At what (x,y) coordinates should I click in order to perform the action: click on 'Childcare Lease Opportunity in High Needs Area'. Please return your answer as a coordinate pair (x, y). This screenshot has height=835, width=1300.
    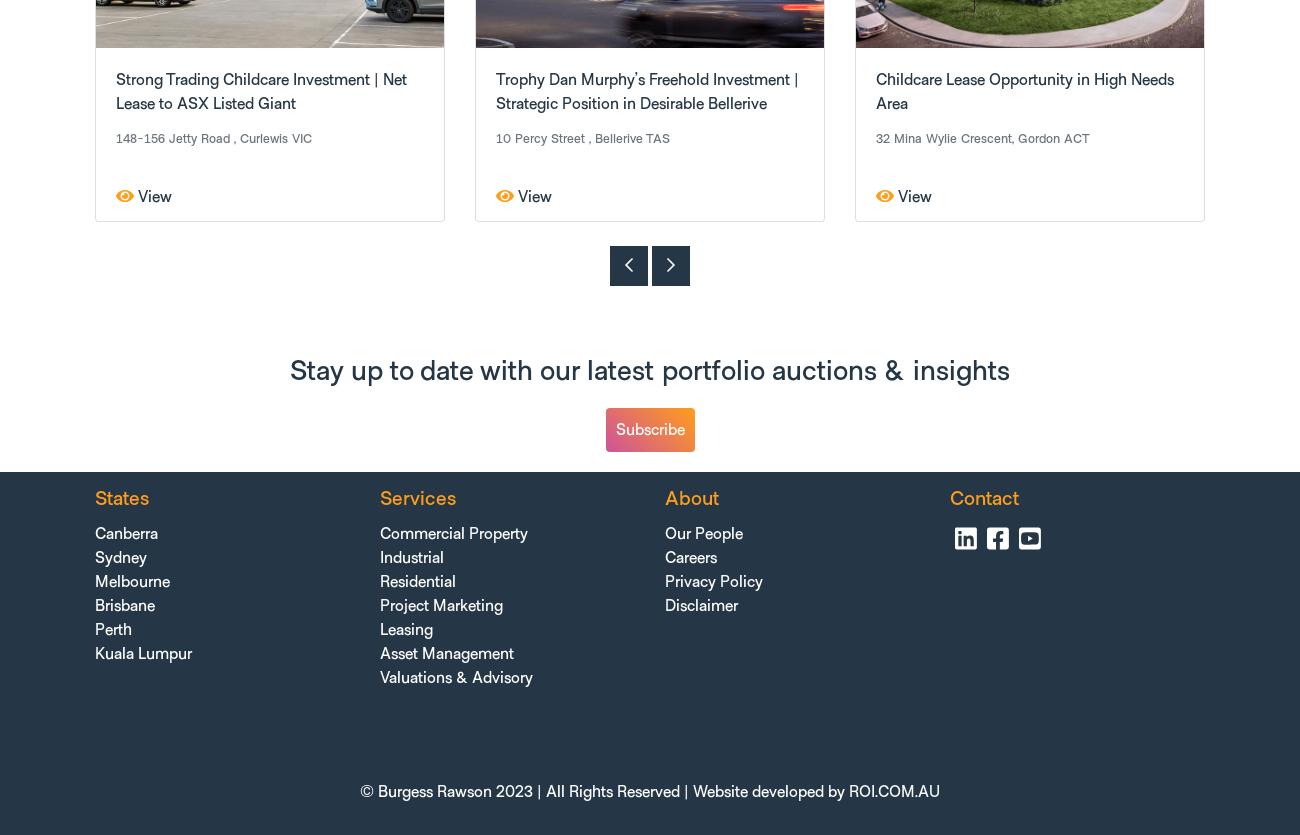
    Looking at the image, I should click on (874, 91).